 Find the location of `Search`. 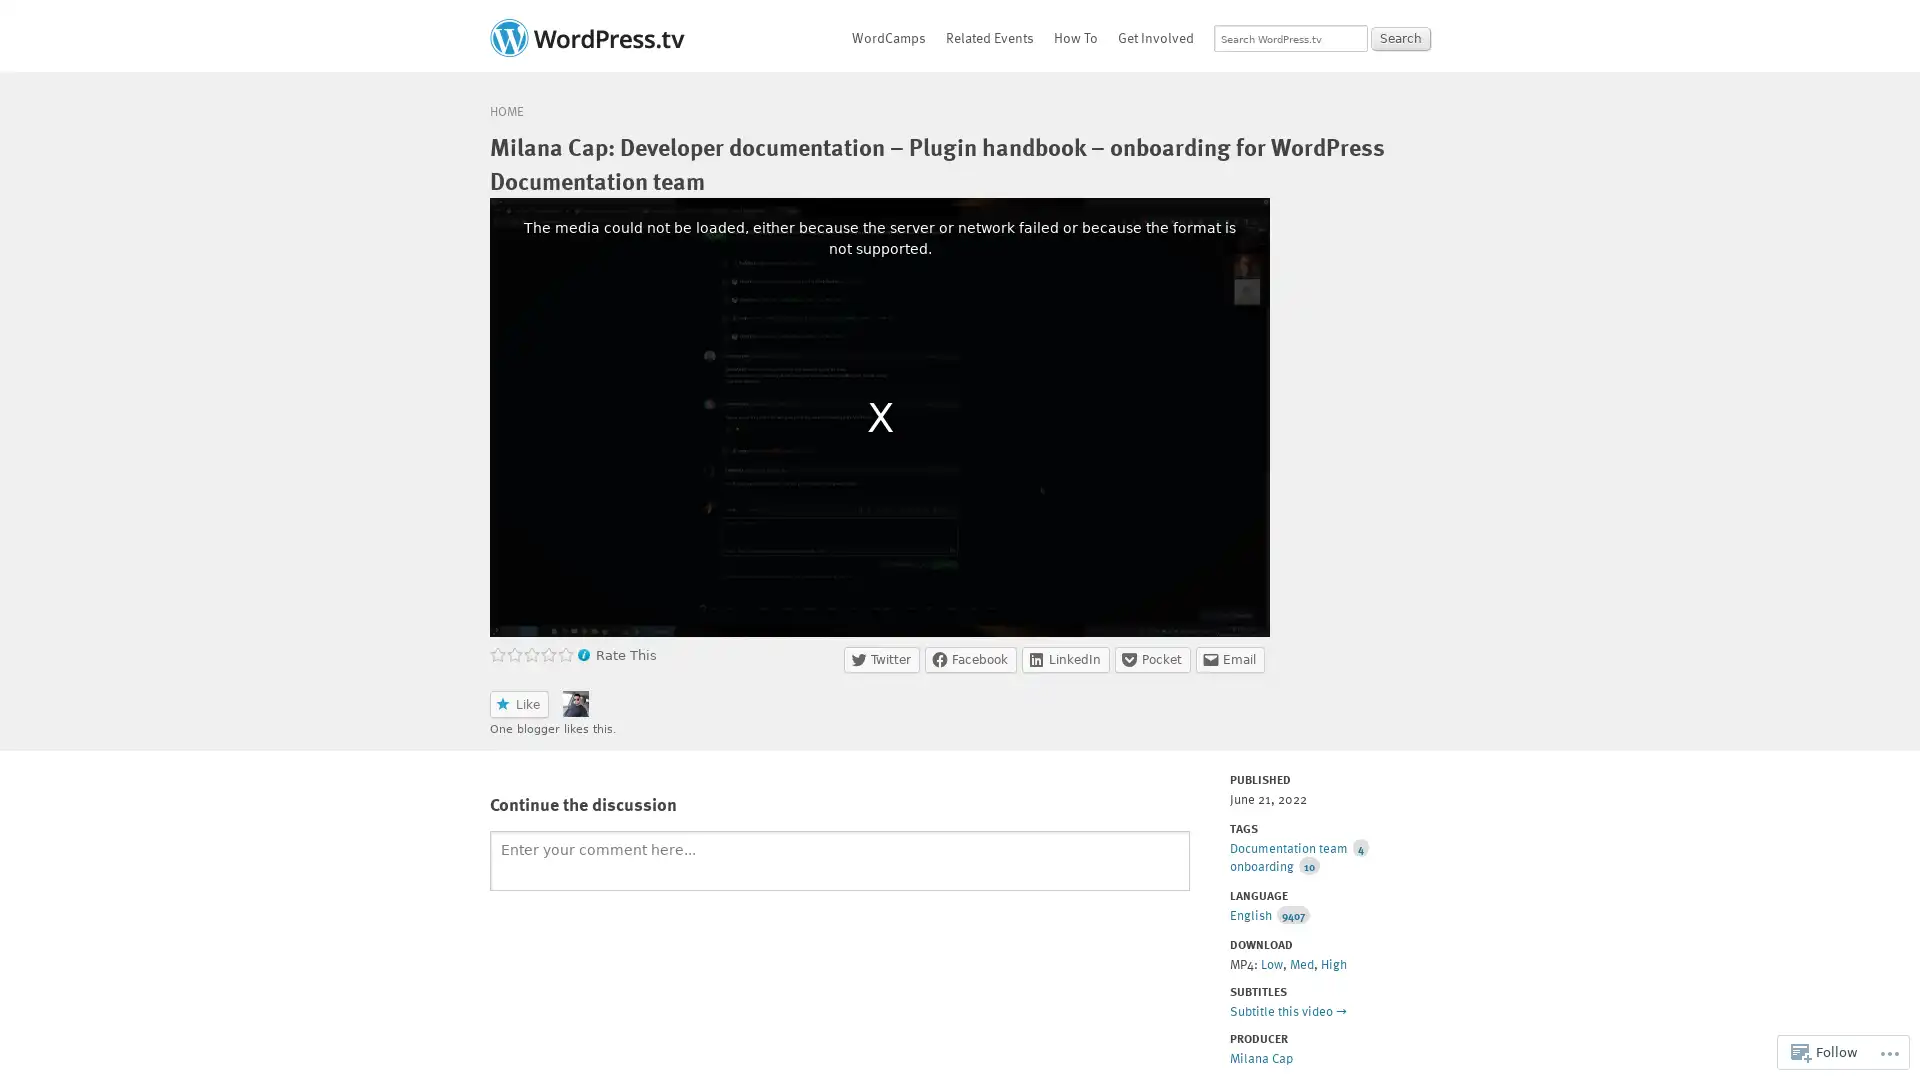

Search is located at coordinates (1400, 38).